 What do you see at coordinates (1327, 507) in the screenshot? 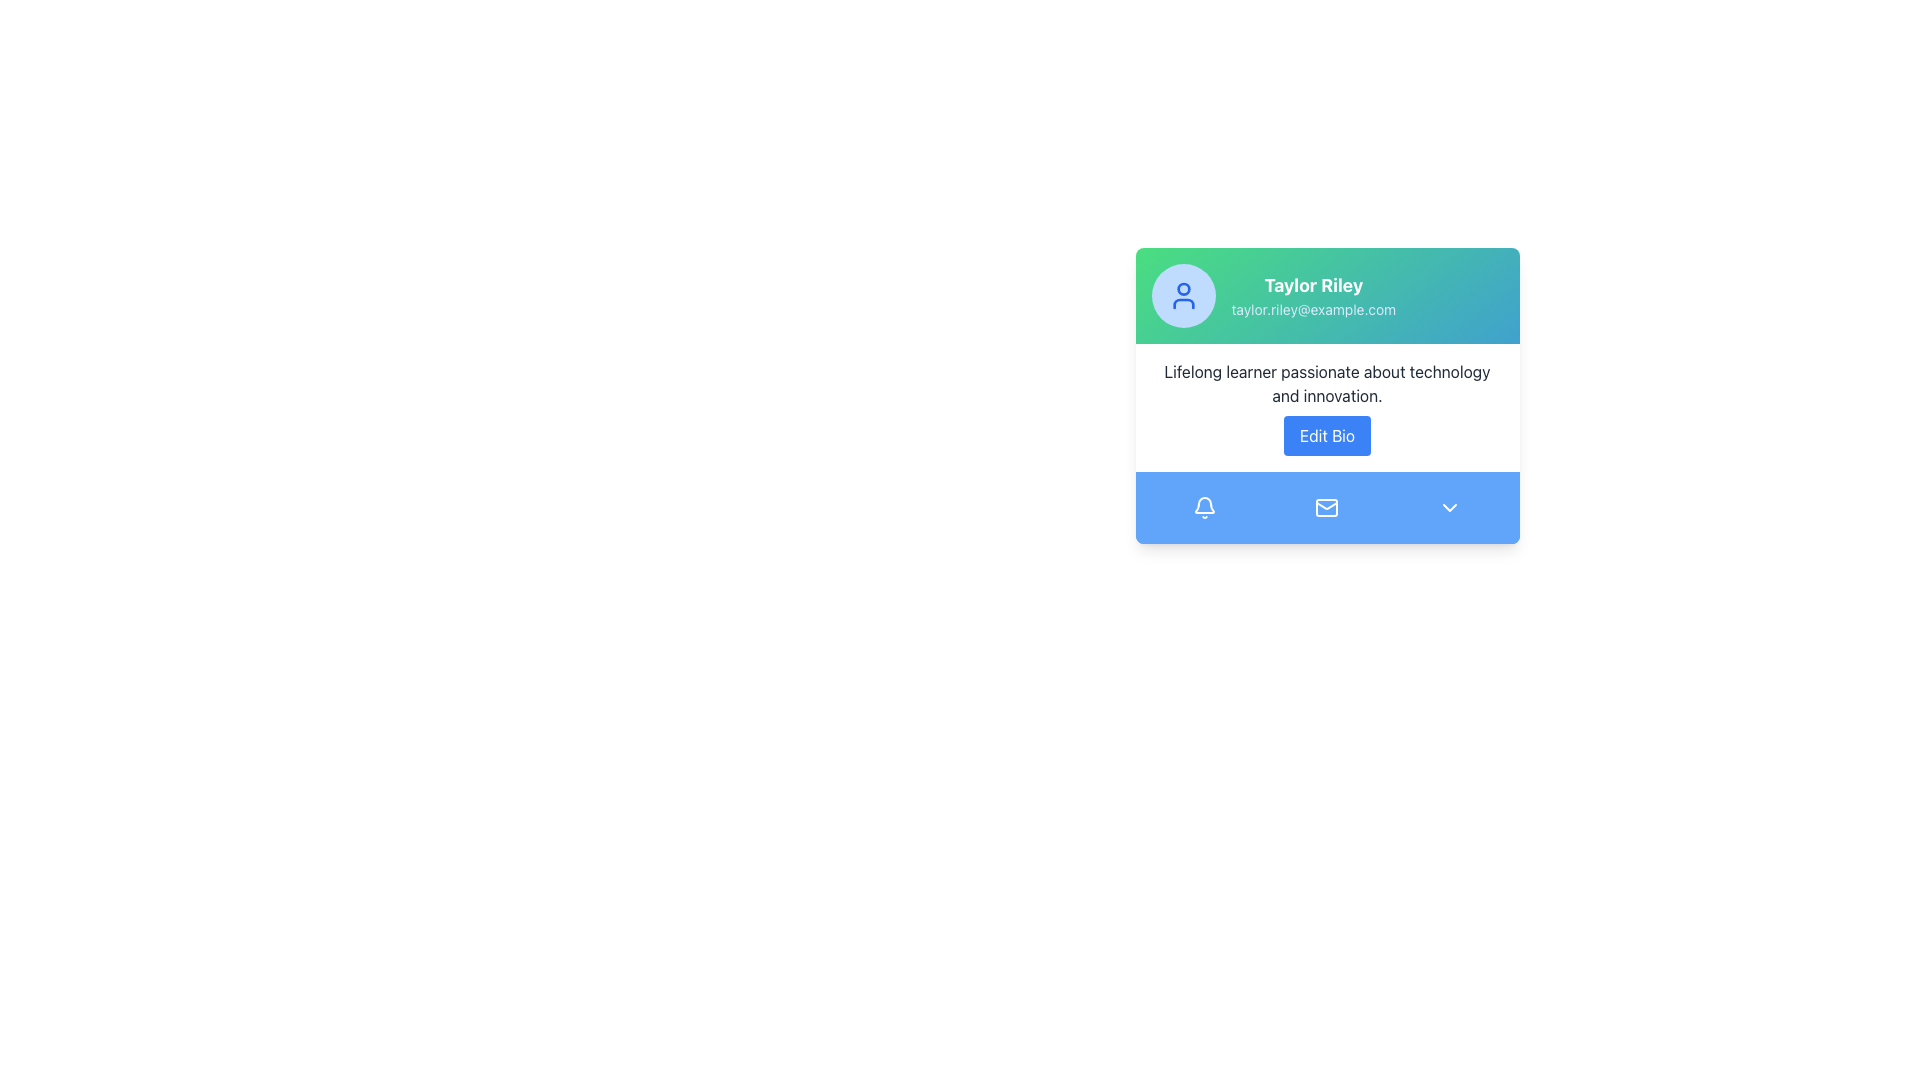
I see `the envelope icon in the interactive toolbar located at the bottom of the card interface` at bounding box center [1327, 507].